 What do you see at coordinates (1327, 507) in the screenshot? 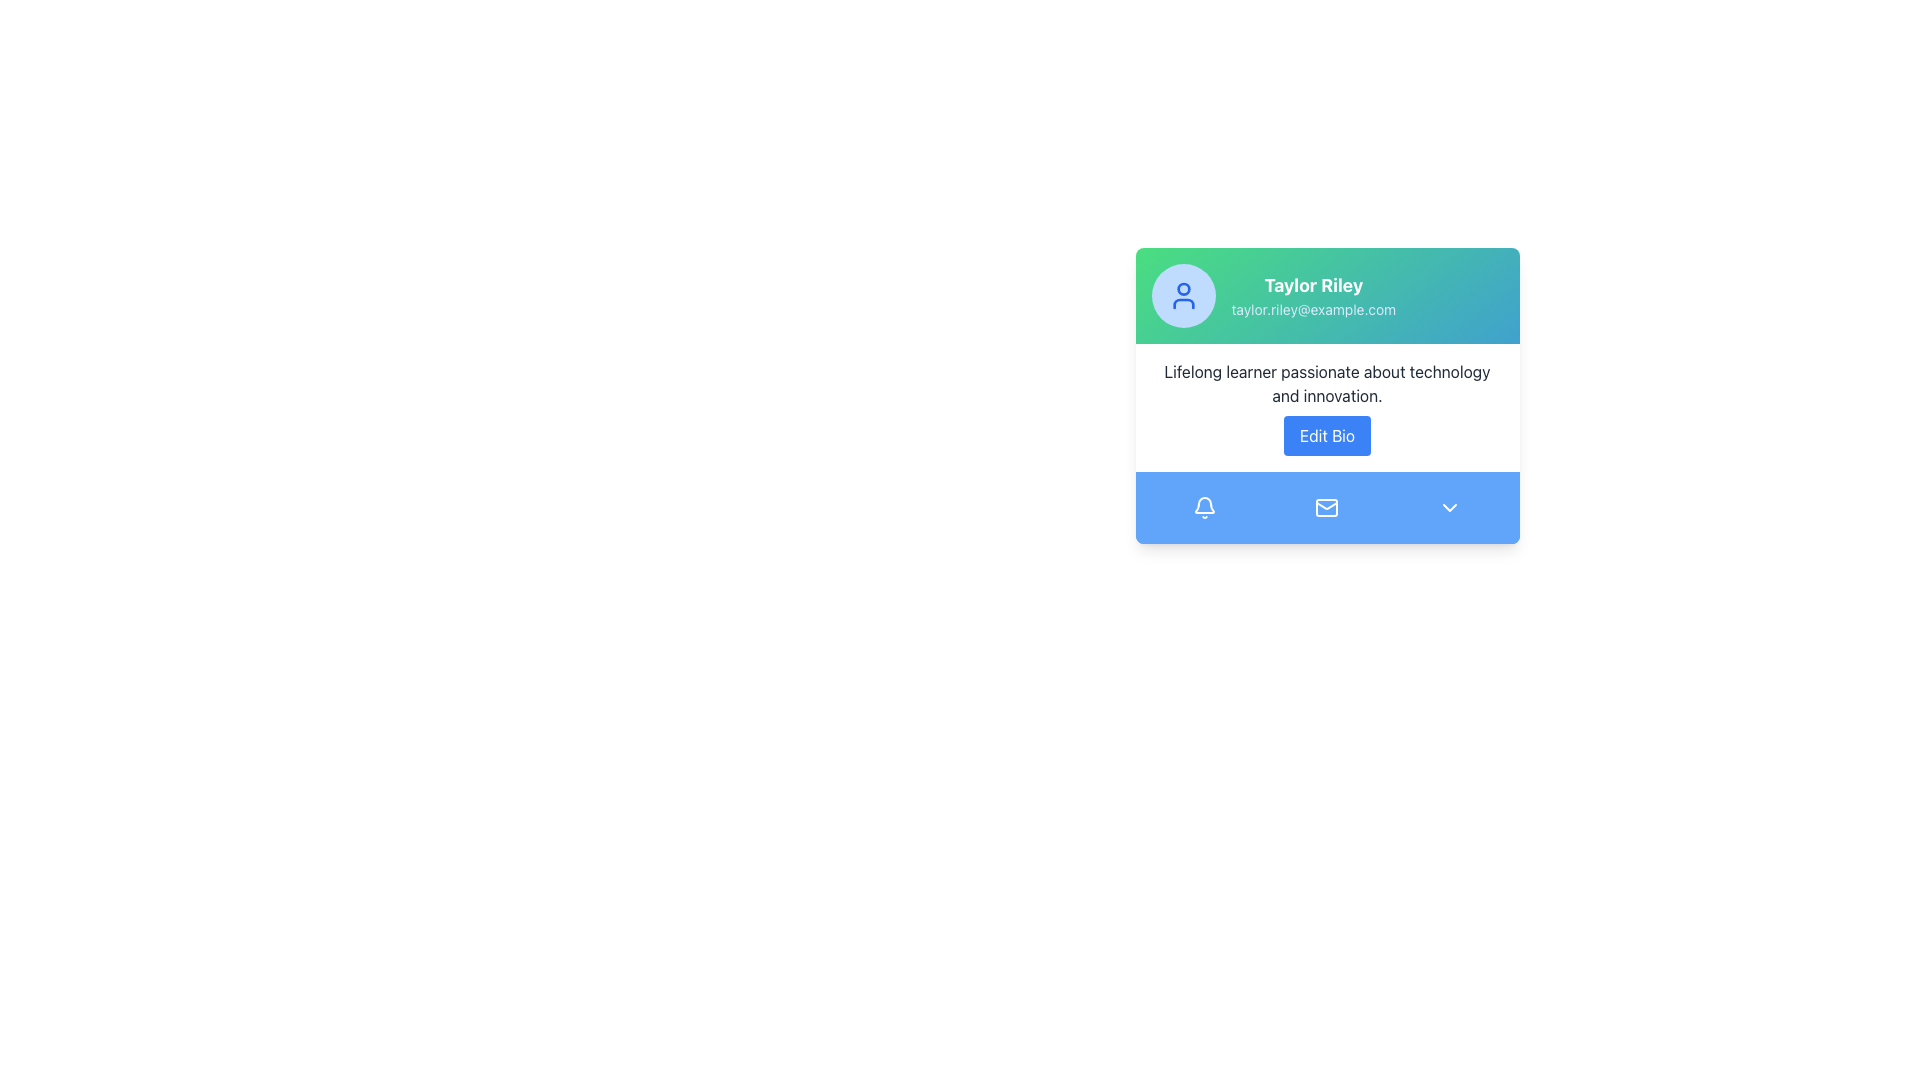
I see `the envelope icon in the interactive toolbar located at the bottom of the card interface` at bounding box center [1327, 507].